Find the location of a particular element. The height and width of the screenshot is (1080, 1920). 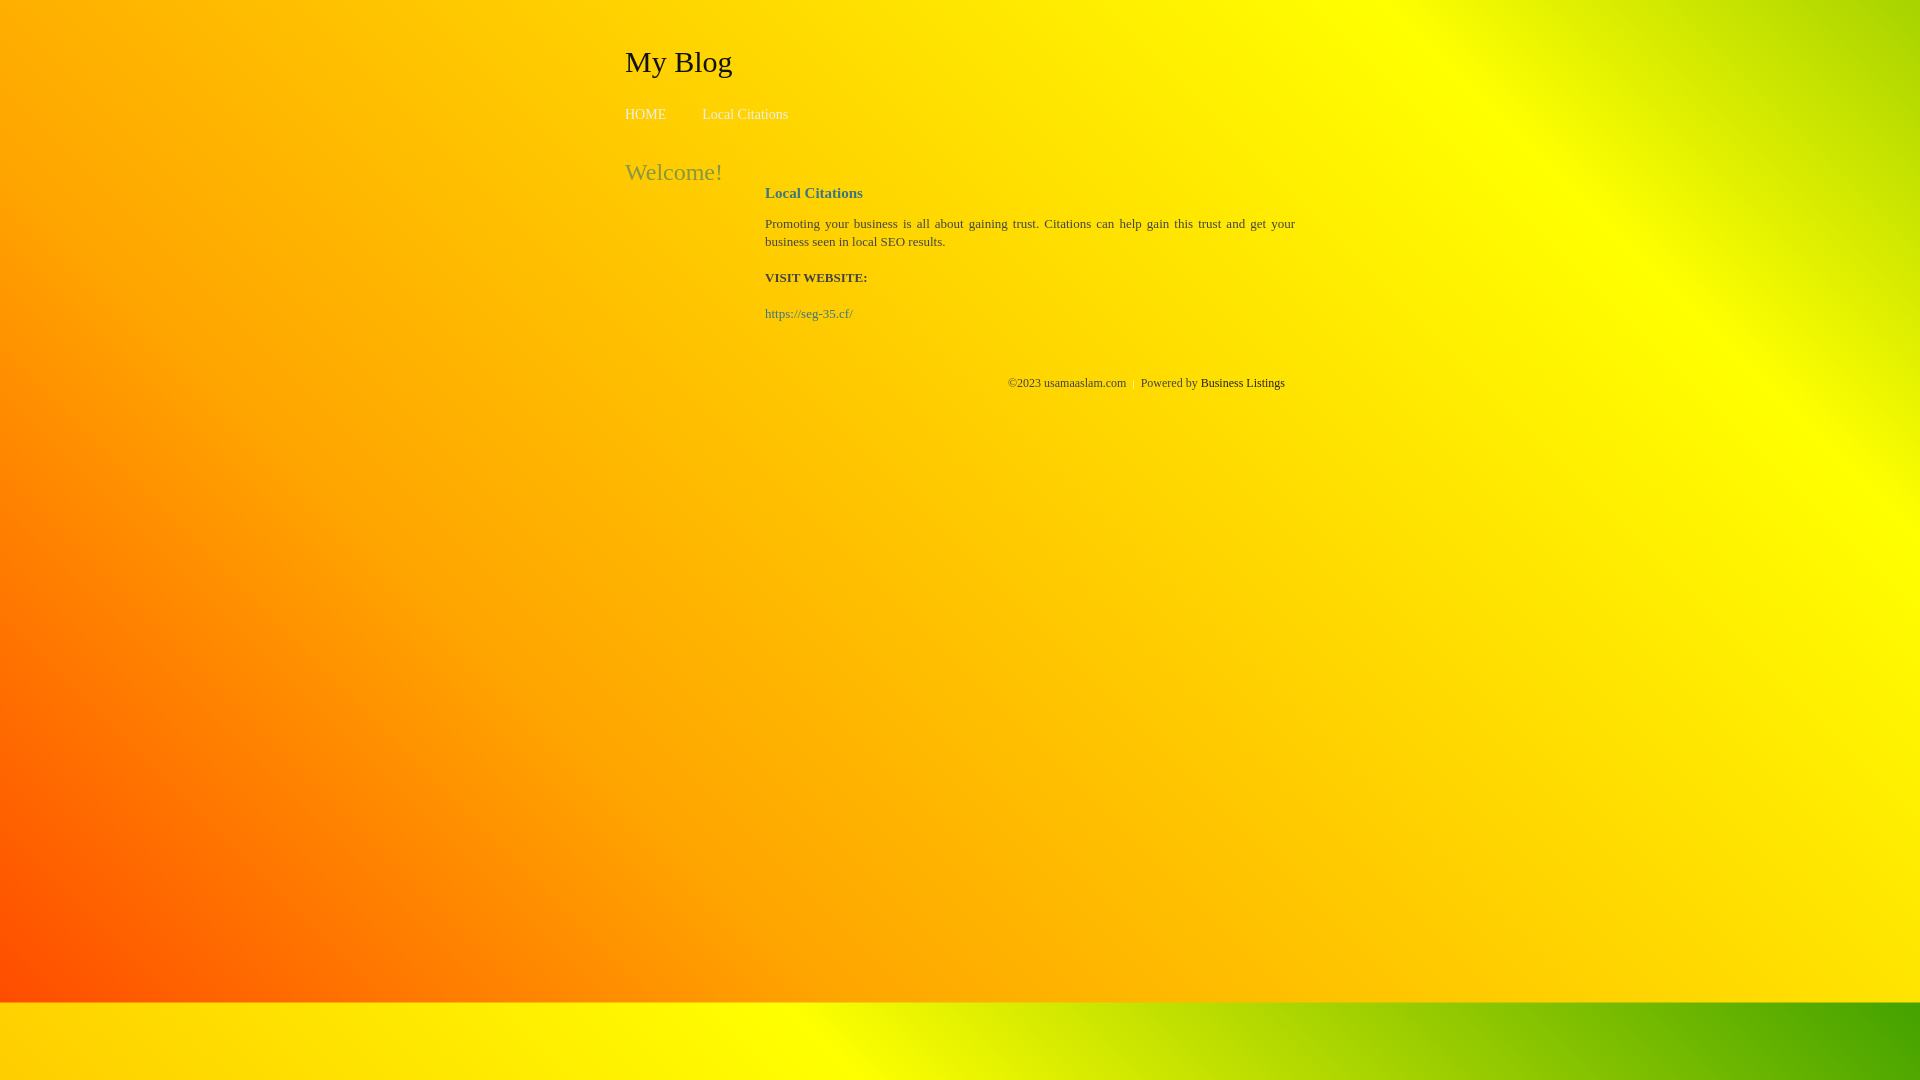

'My Blog' is located at coordinates (623, 60).